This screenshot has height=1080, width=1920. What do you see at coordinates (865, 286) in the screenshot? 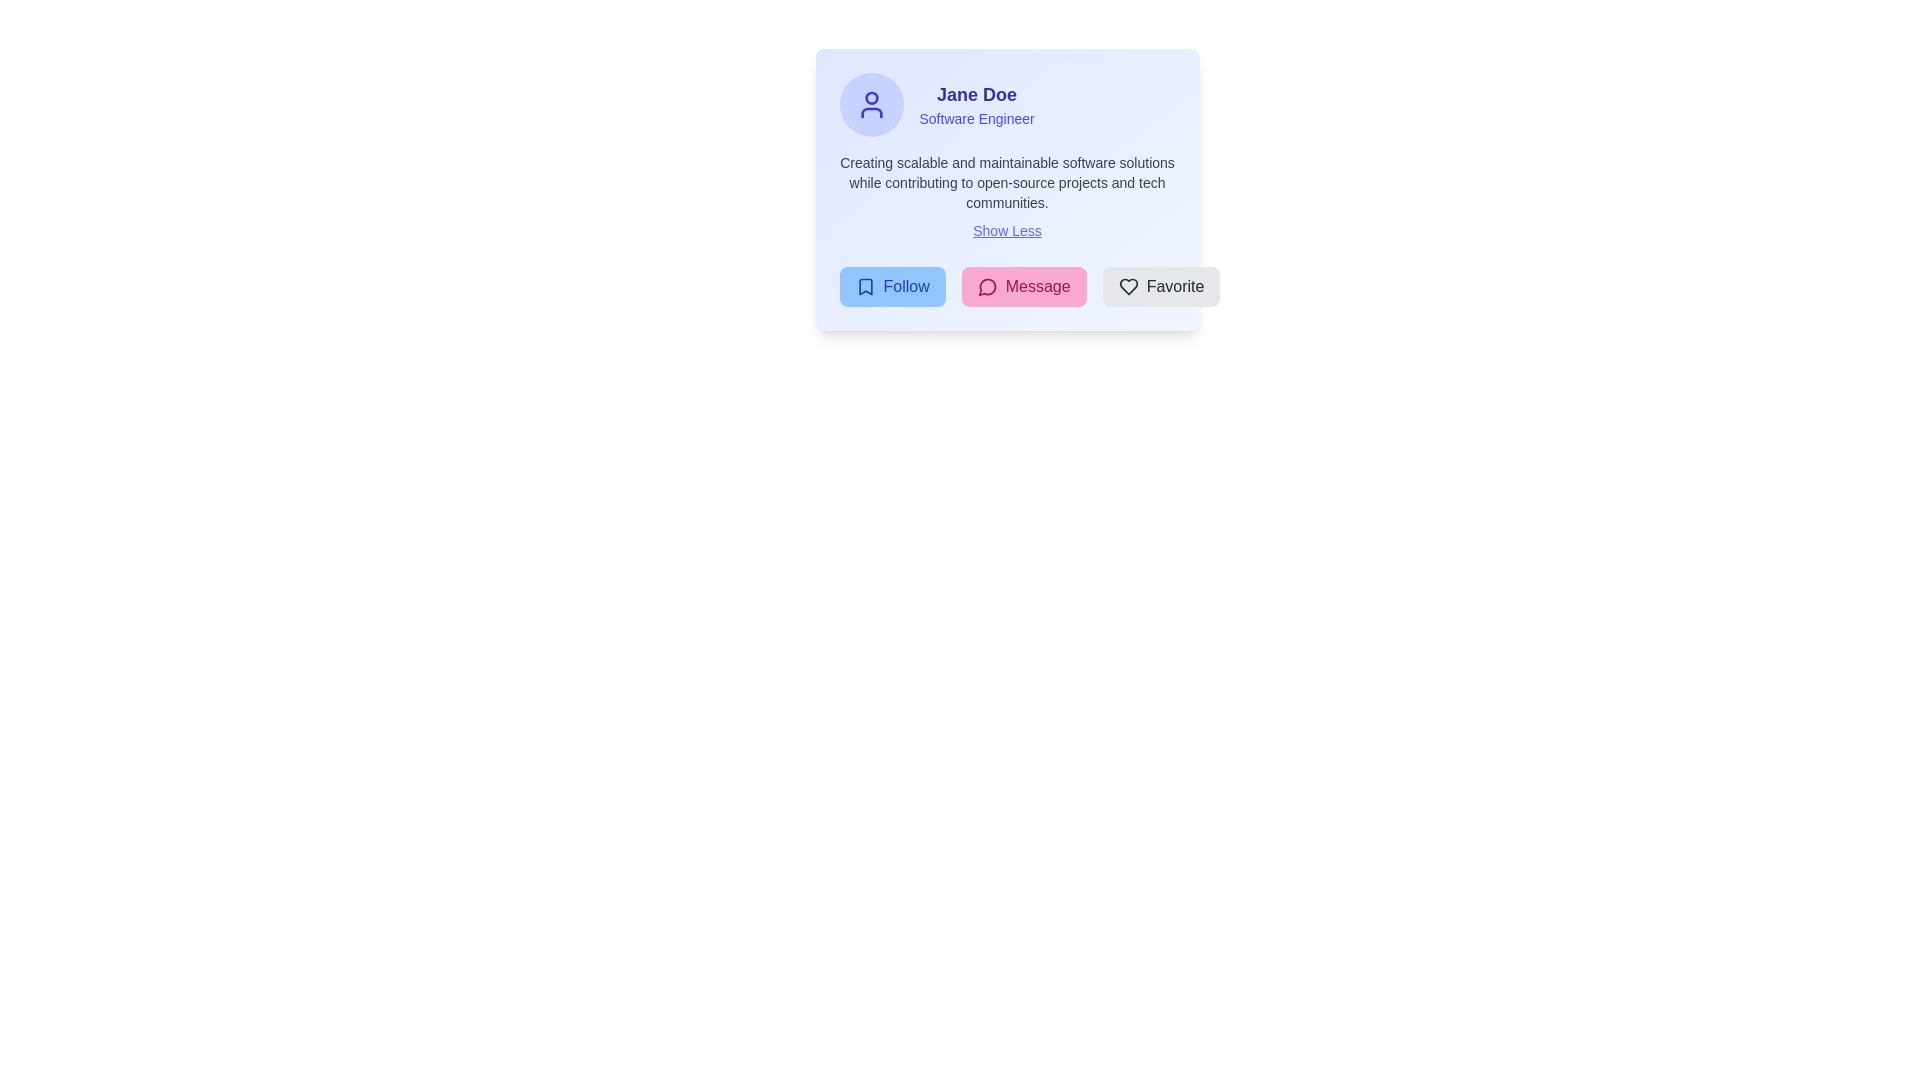
I see `the decorative icon positioned to the left of the 'Follow' button, located in the bottom-left corner of the user information card` at bounding box center [865, 286].